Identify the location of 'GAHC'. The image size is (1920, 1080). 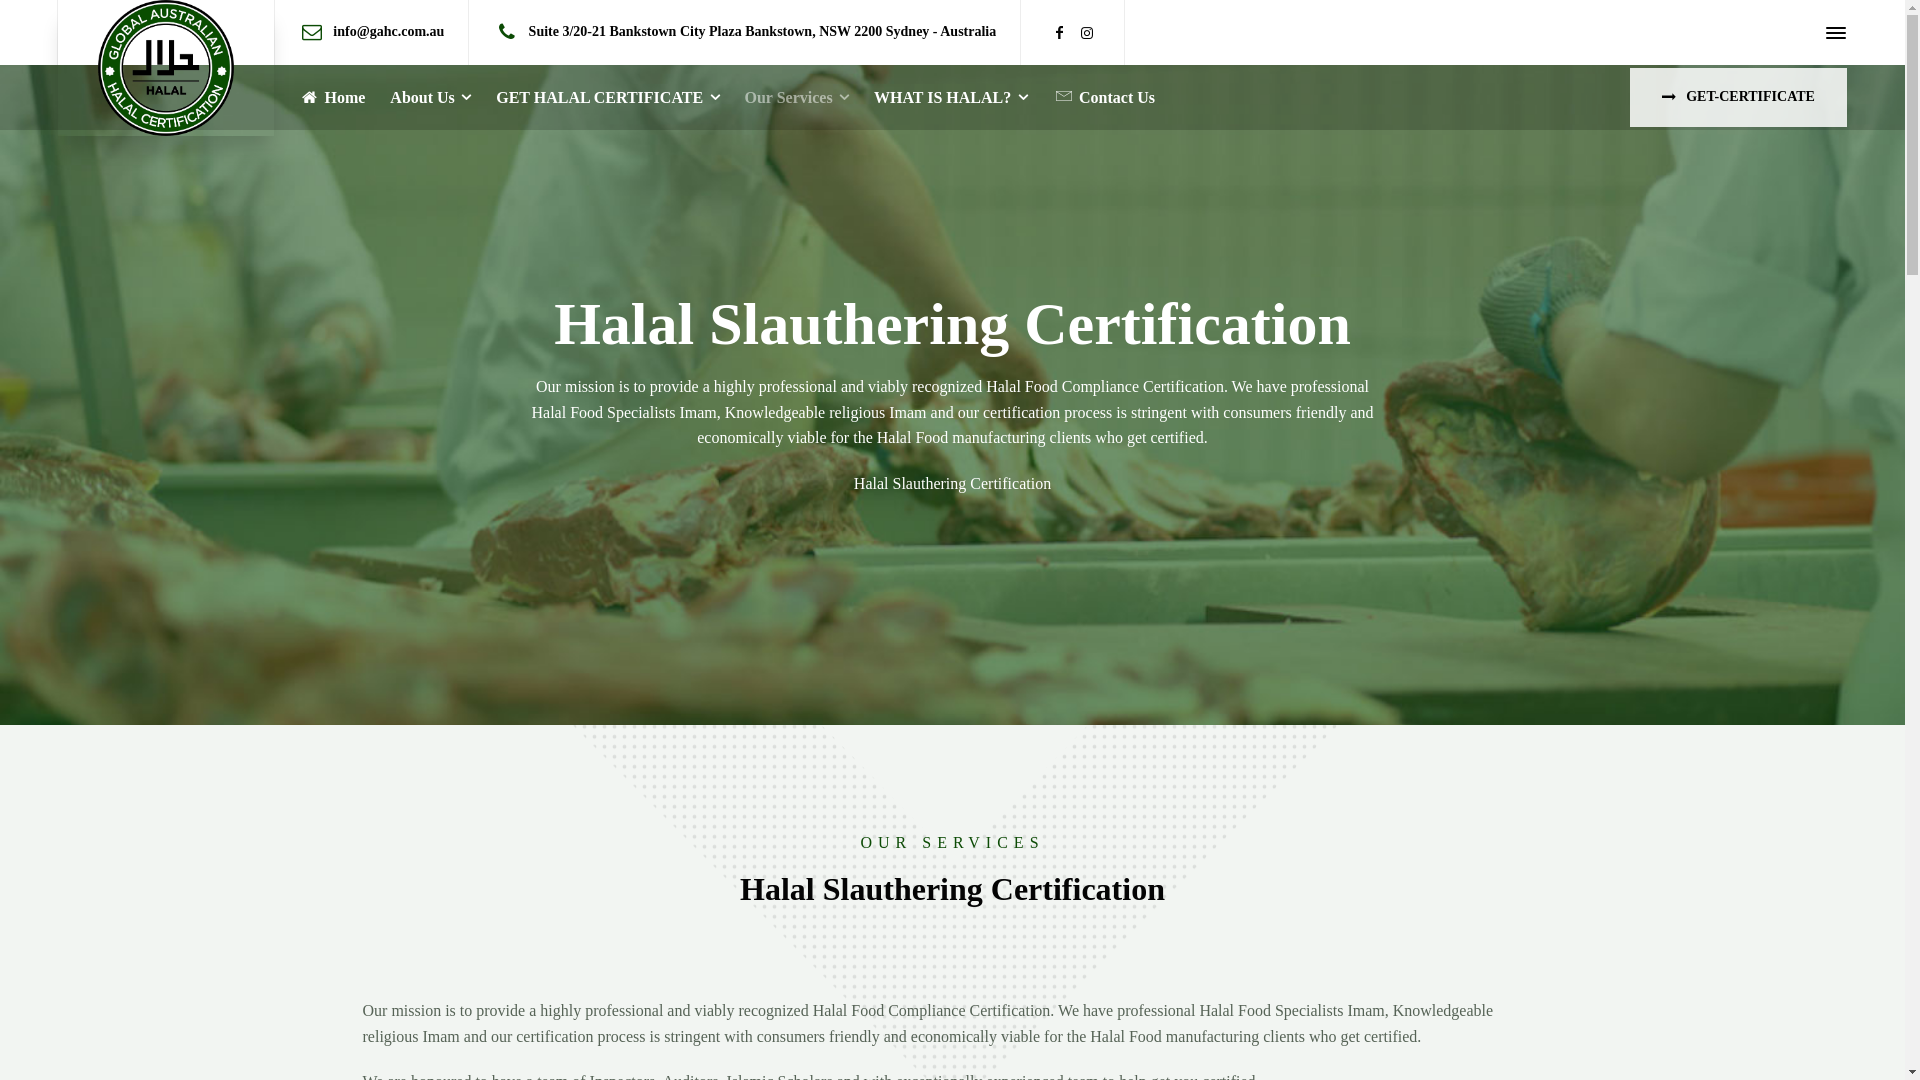
(96, 67).